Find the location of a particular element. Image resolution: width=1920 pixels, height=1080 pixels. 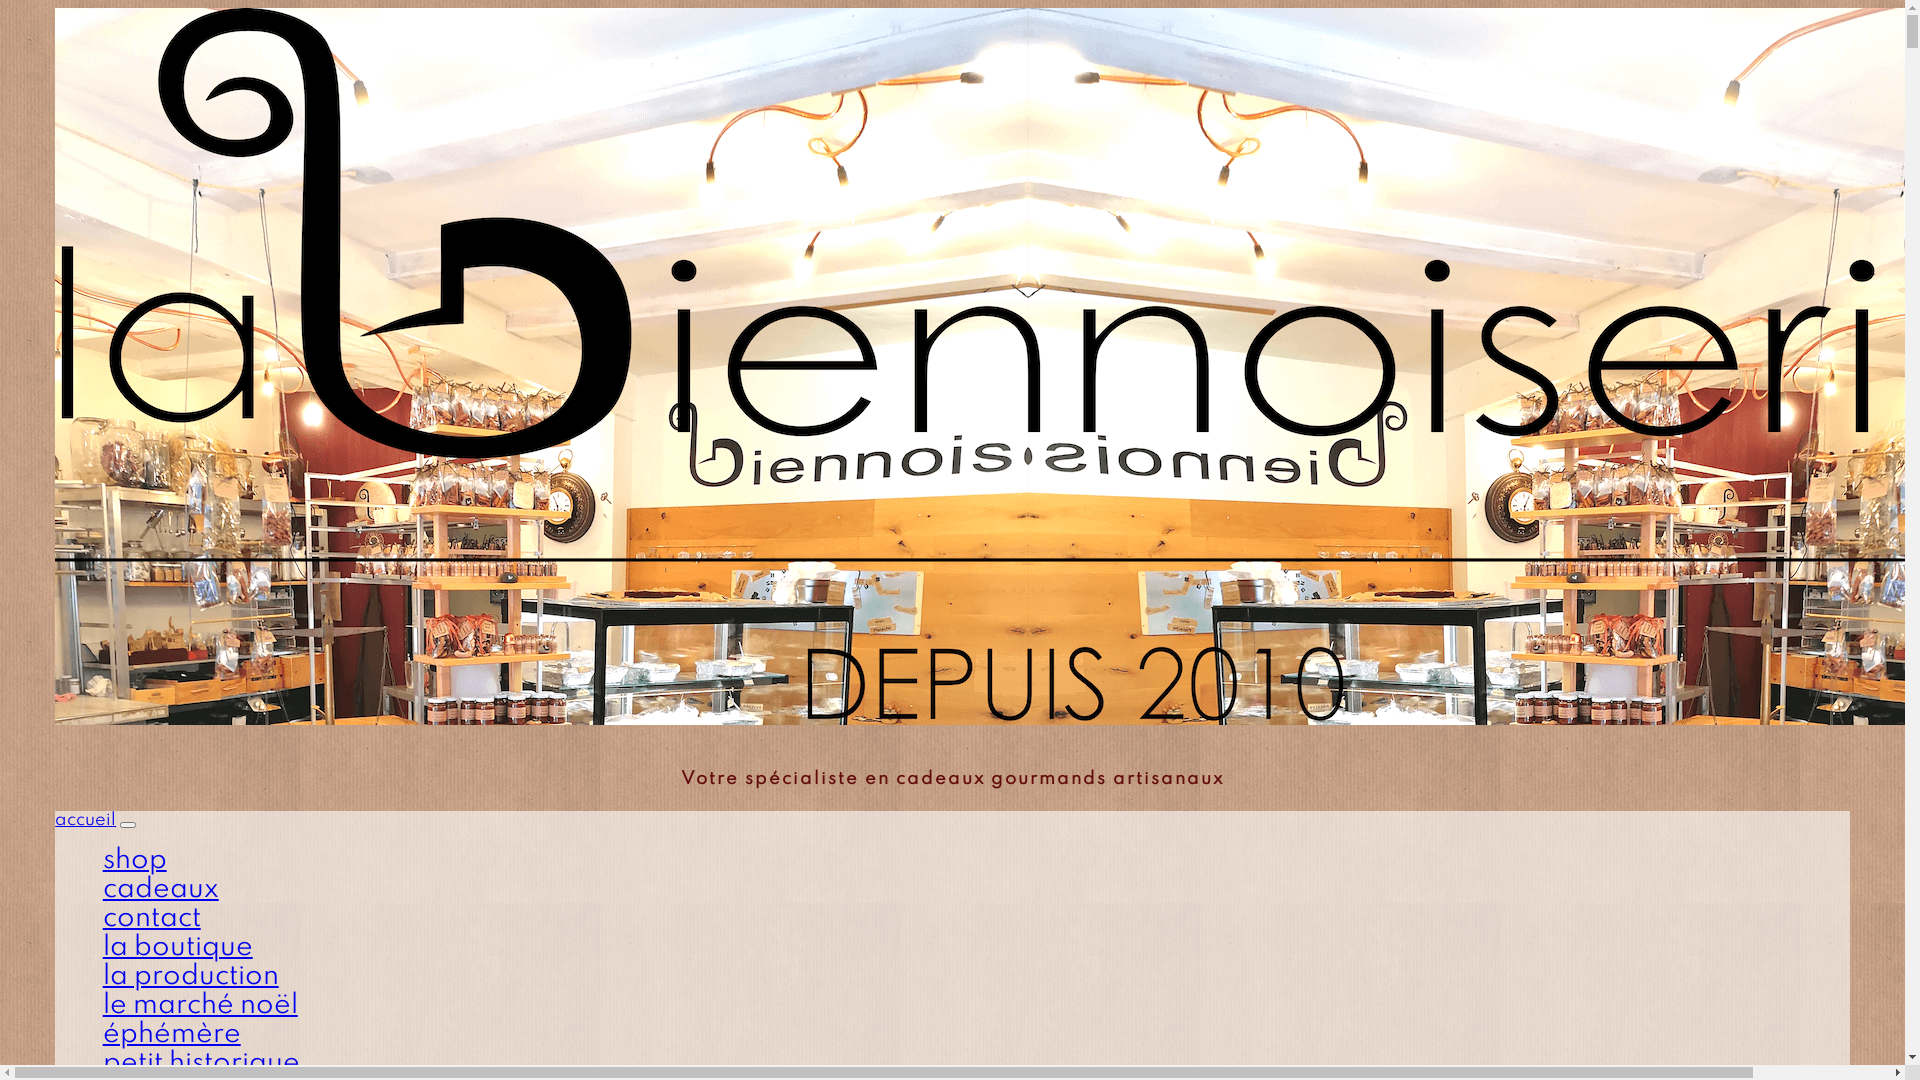

'accueil' is located at coordinates (84, 820).